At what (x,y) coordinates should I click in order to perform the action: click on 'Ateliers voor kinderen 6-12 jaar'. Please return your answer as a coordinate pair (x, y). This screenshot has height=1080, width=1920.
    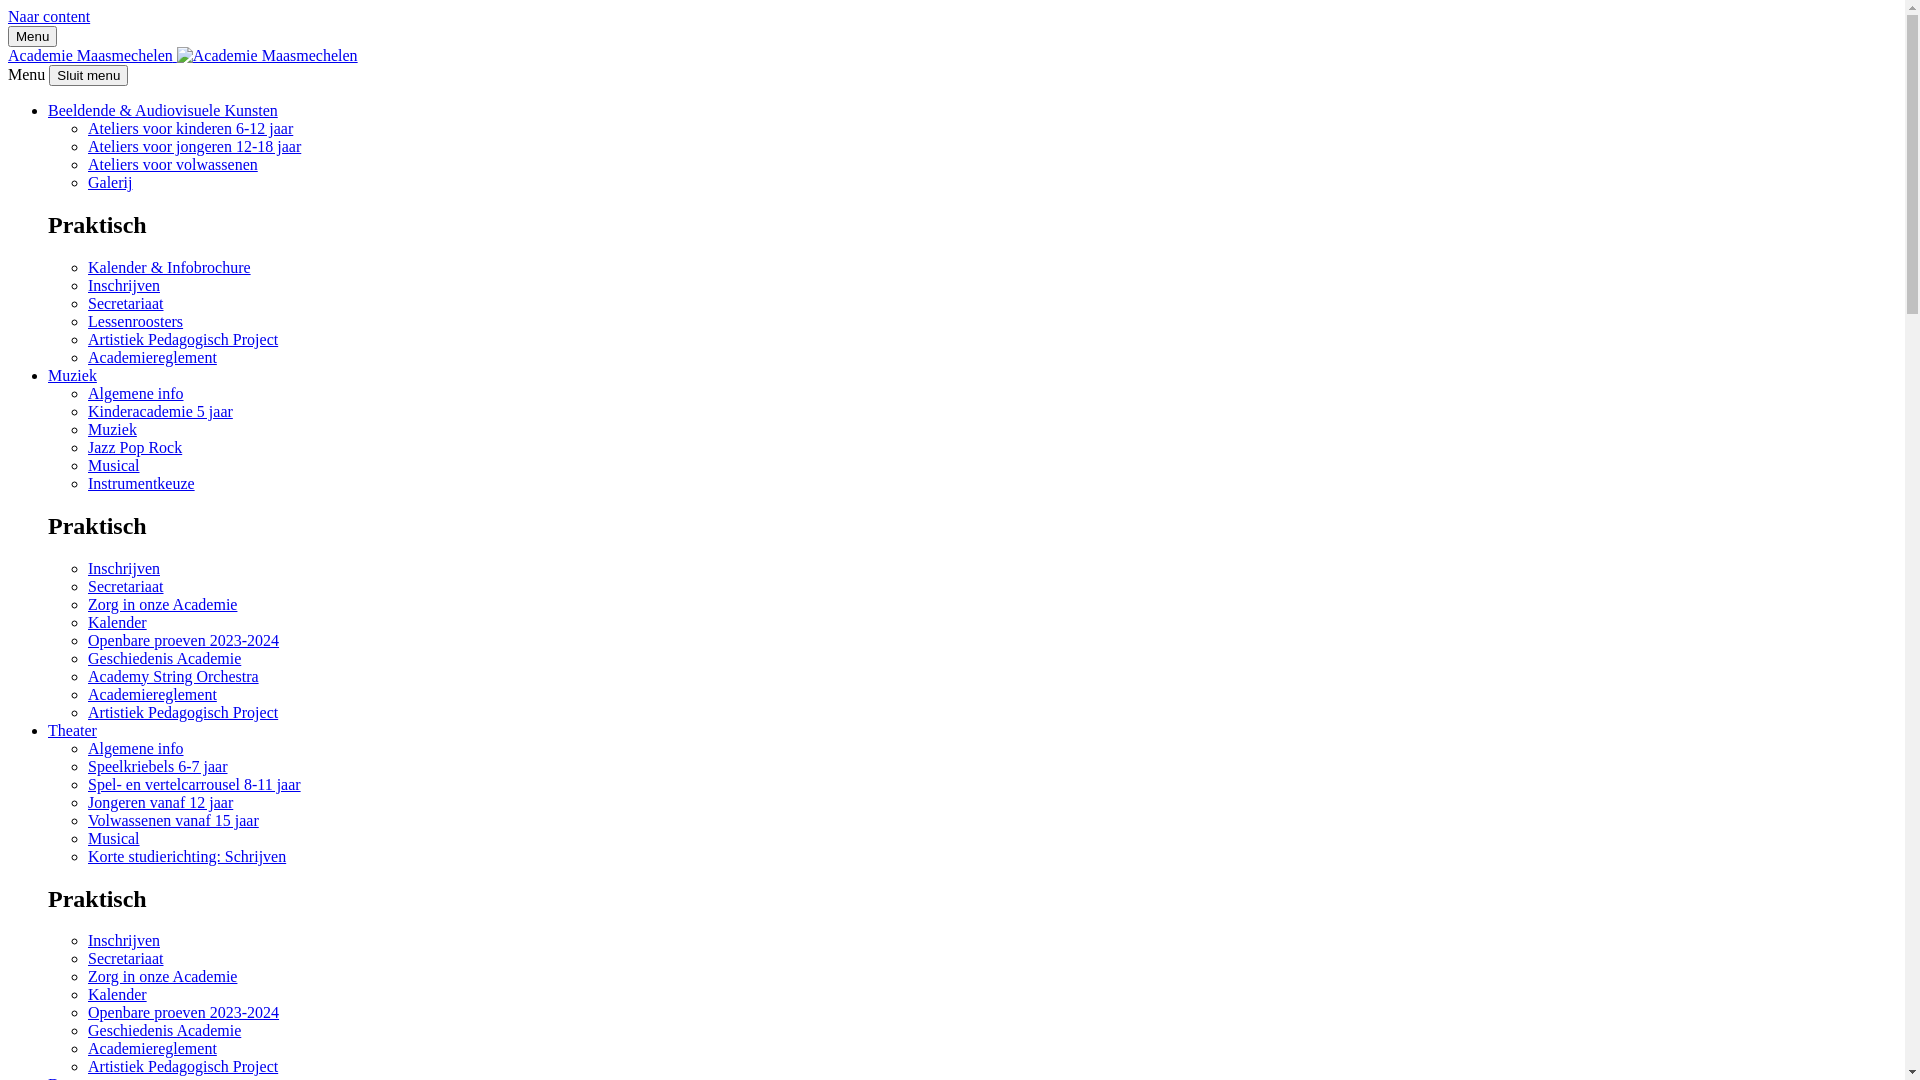
    Looking at the image, I should click on (190, 128).